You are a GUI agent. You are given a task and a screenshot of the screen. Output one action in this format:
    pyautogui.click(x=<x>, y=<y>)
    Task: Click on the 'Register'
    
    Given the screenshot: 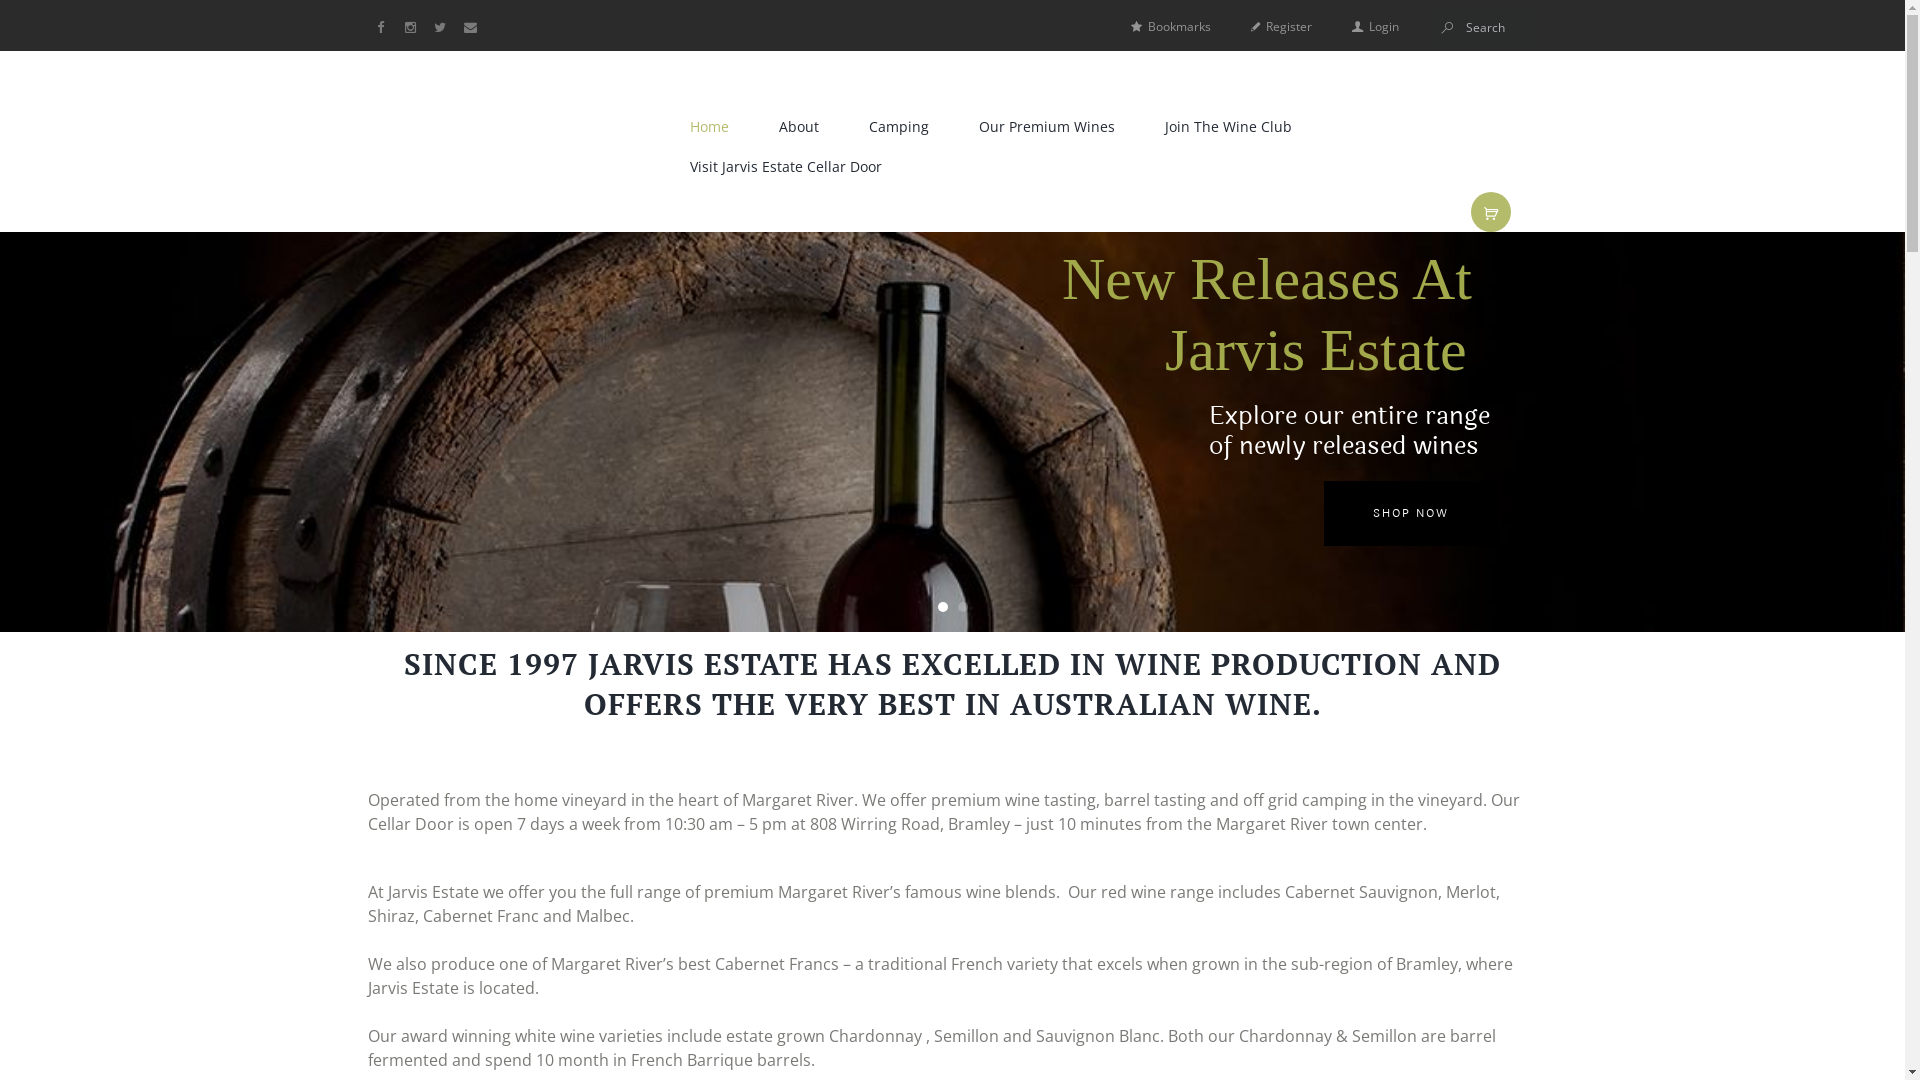 What is the action you would take?
    pyautogui.click(x=1280, y=27)
    